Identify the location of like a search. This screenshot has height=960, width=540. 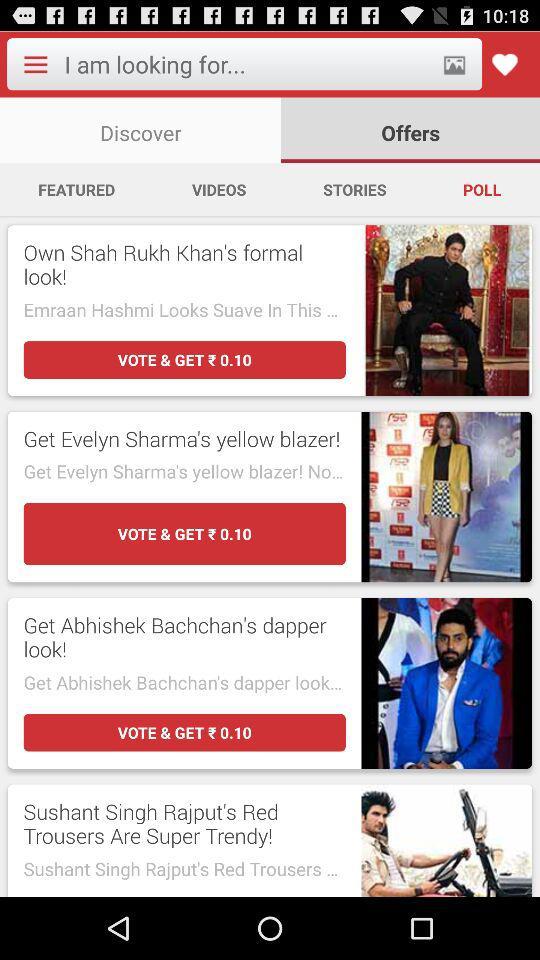
(503, 64).